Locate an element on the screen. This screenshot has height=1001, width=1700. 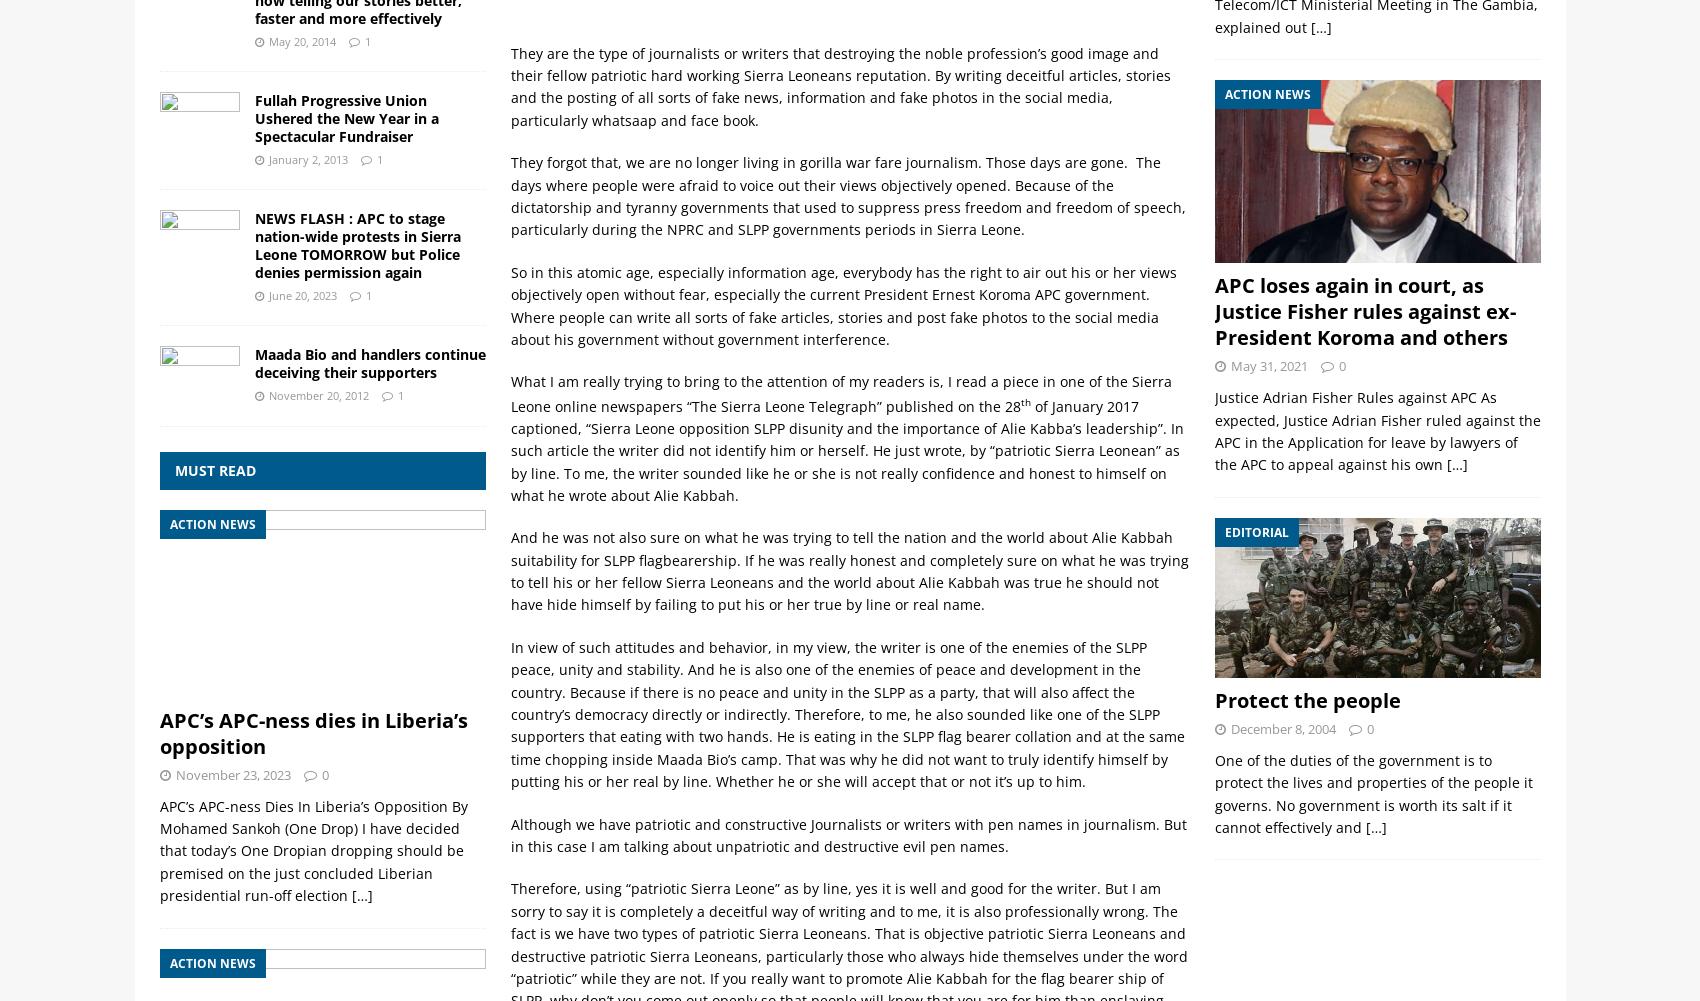
'May 20, 2014' is located at coordinates (301, 40).